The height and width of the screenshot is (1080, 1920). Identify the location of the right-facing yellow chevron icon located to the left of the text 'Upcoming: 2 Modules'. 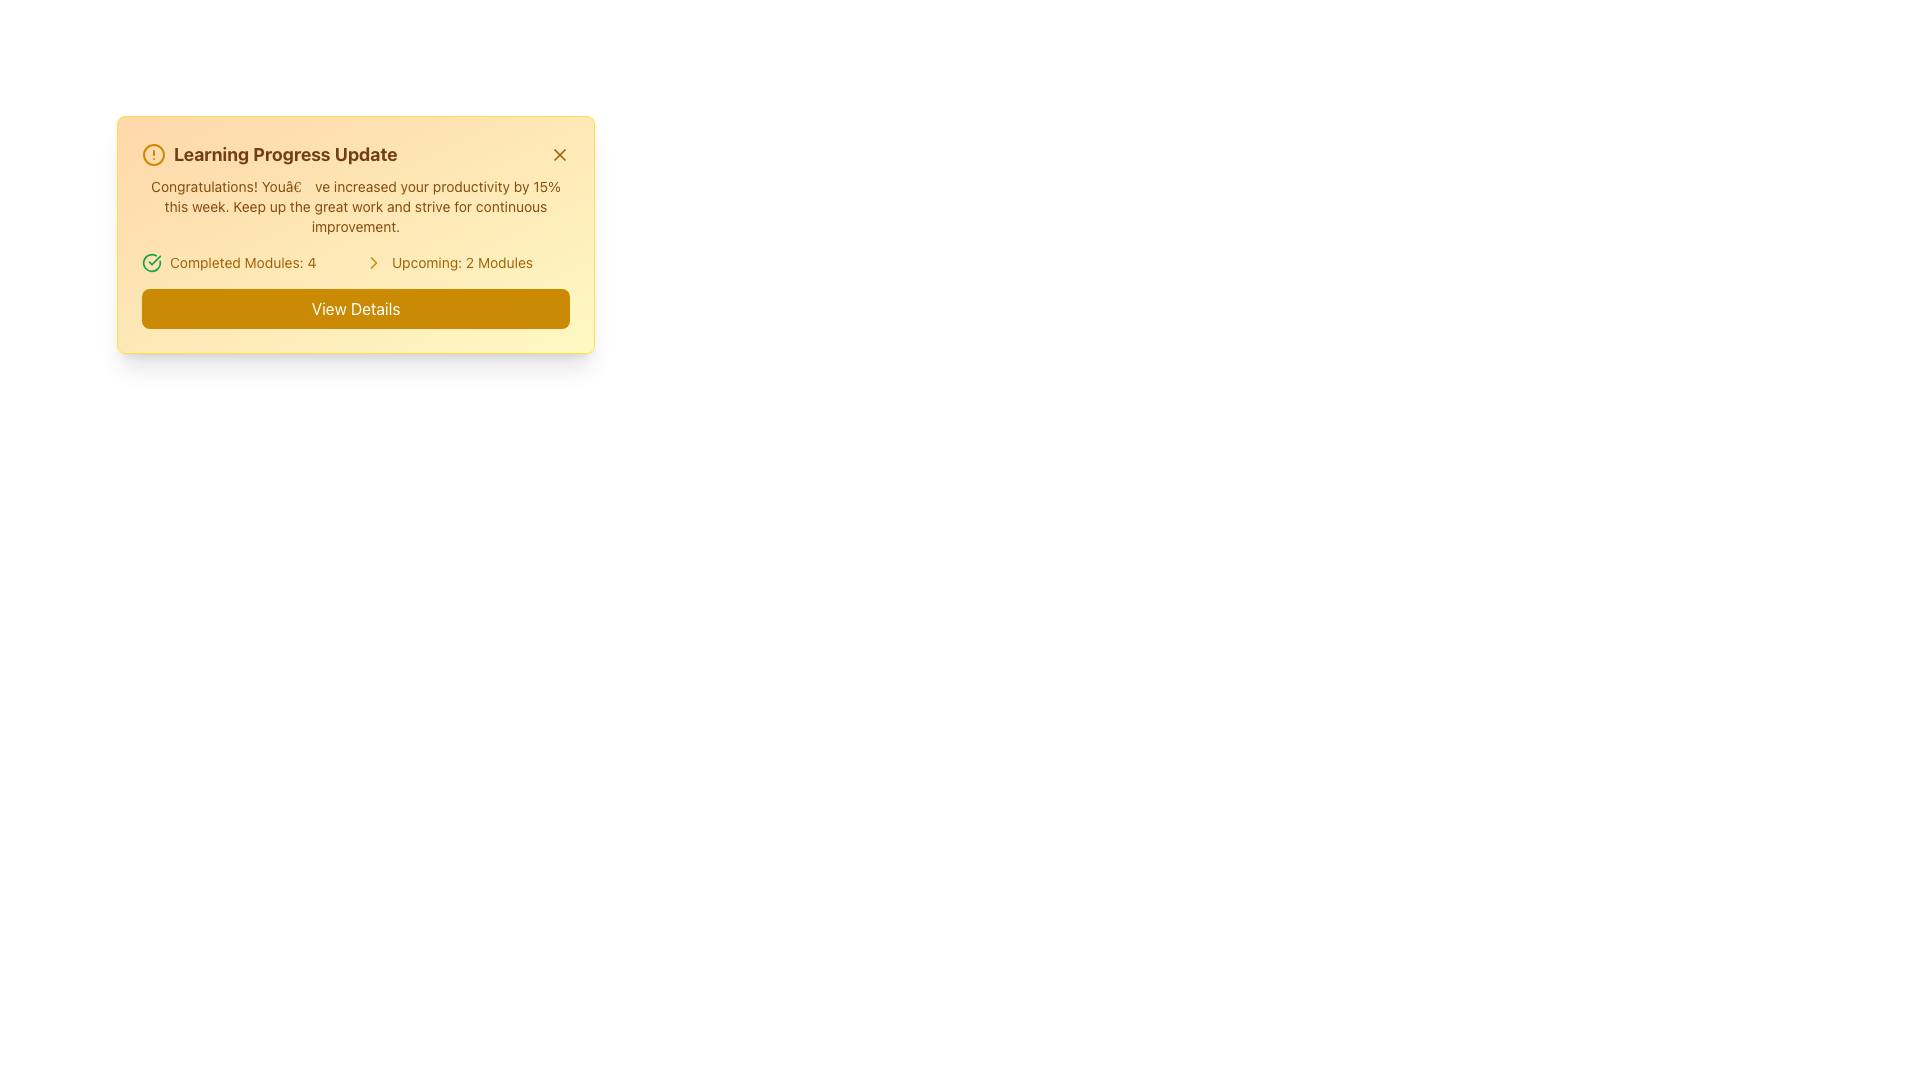
(374, 261).